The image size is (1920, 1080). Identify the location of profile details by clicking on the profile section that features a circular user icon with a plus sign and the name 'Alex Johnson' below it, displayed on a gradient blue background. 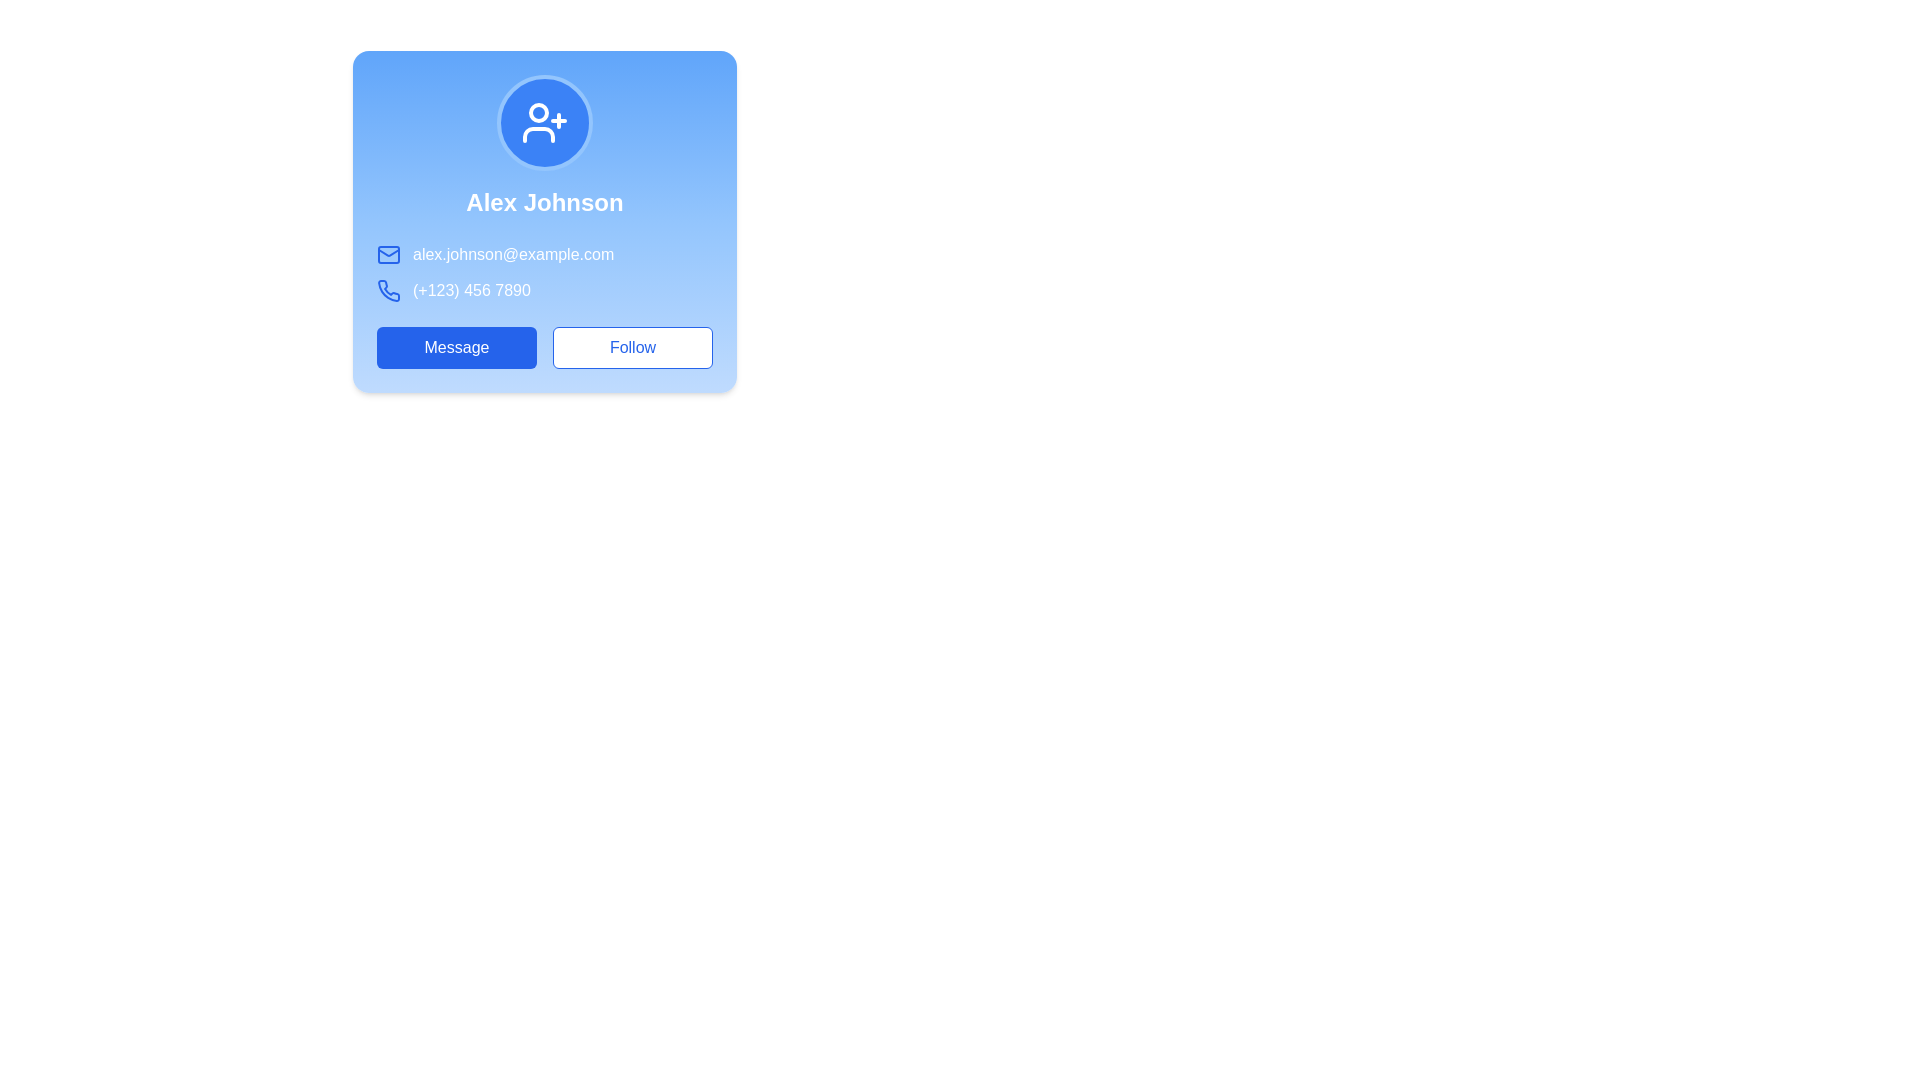
(545, 145).